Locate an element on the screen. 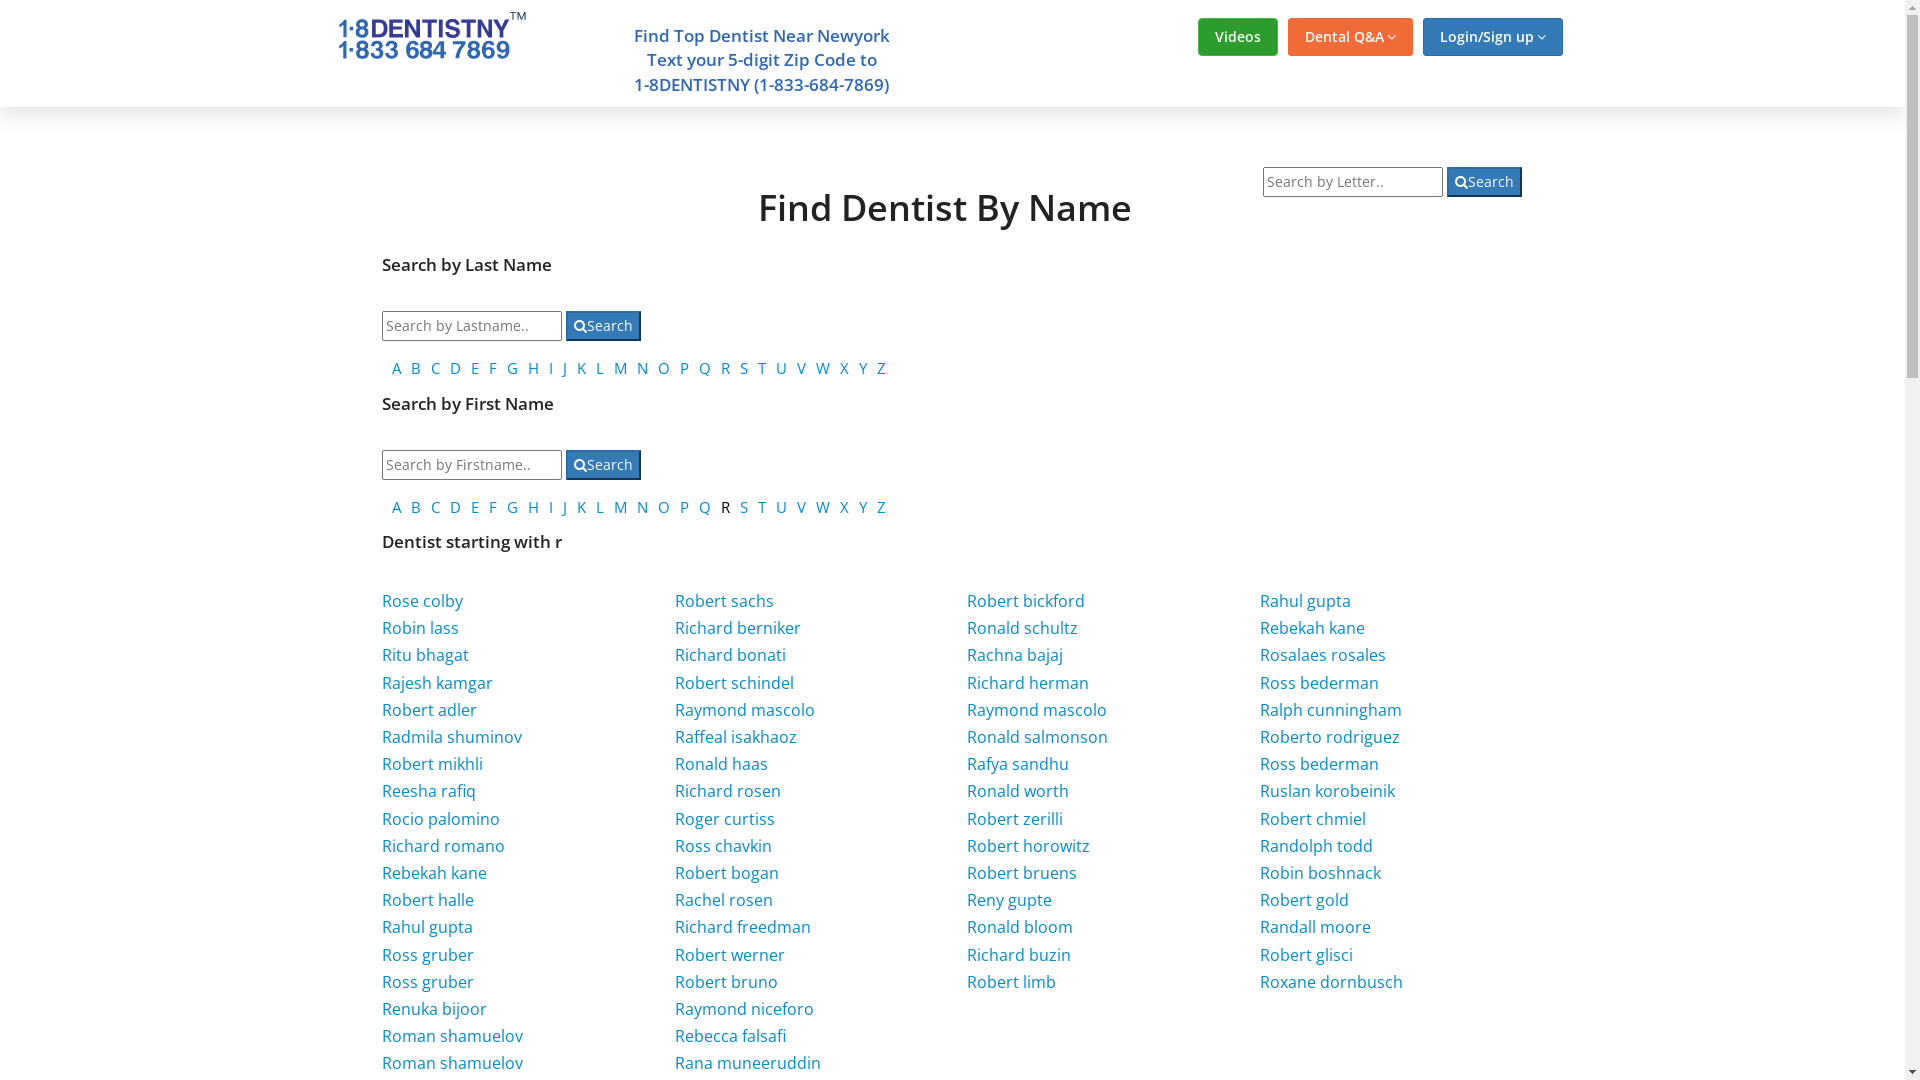 The image size is (1920, 1080). 'Robert halle' is located at coordinates (426, 898).